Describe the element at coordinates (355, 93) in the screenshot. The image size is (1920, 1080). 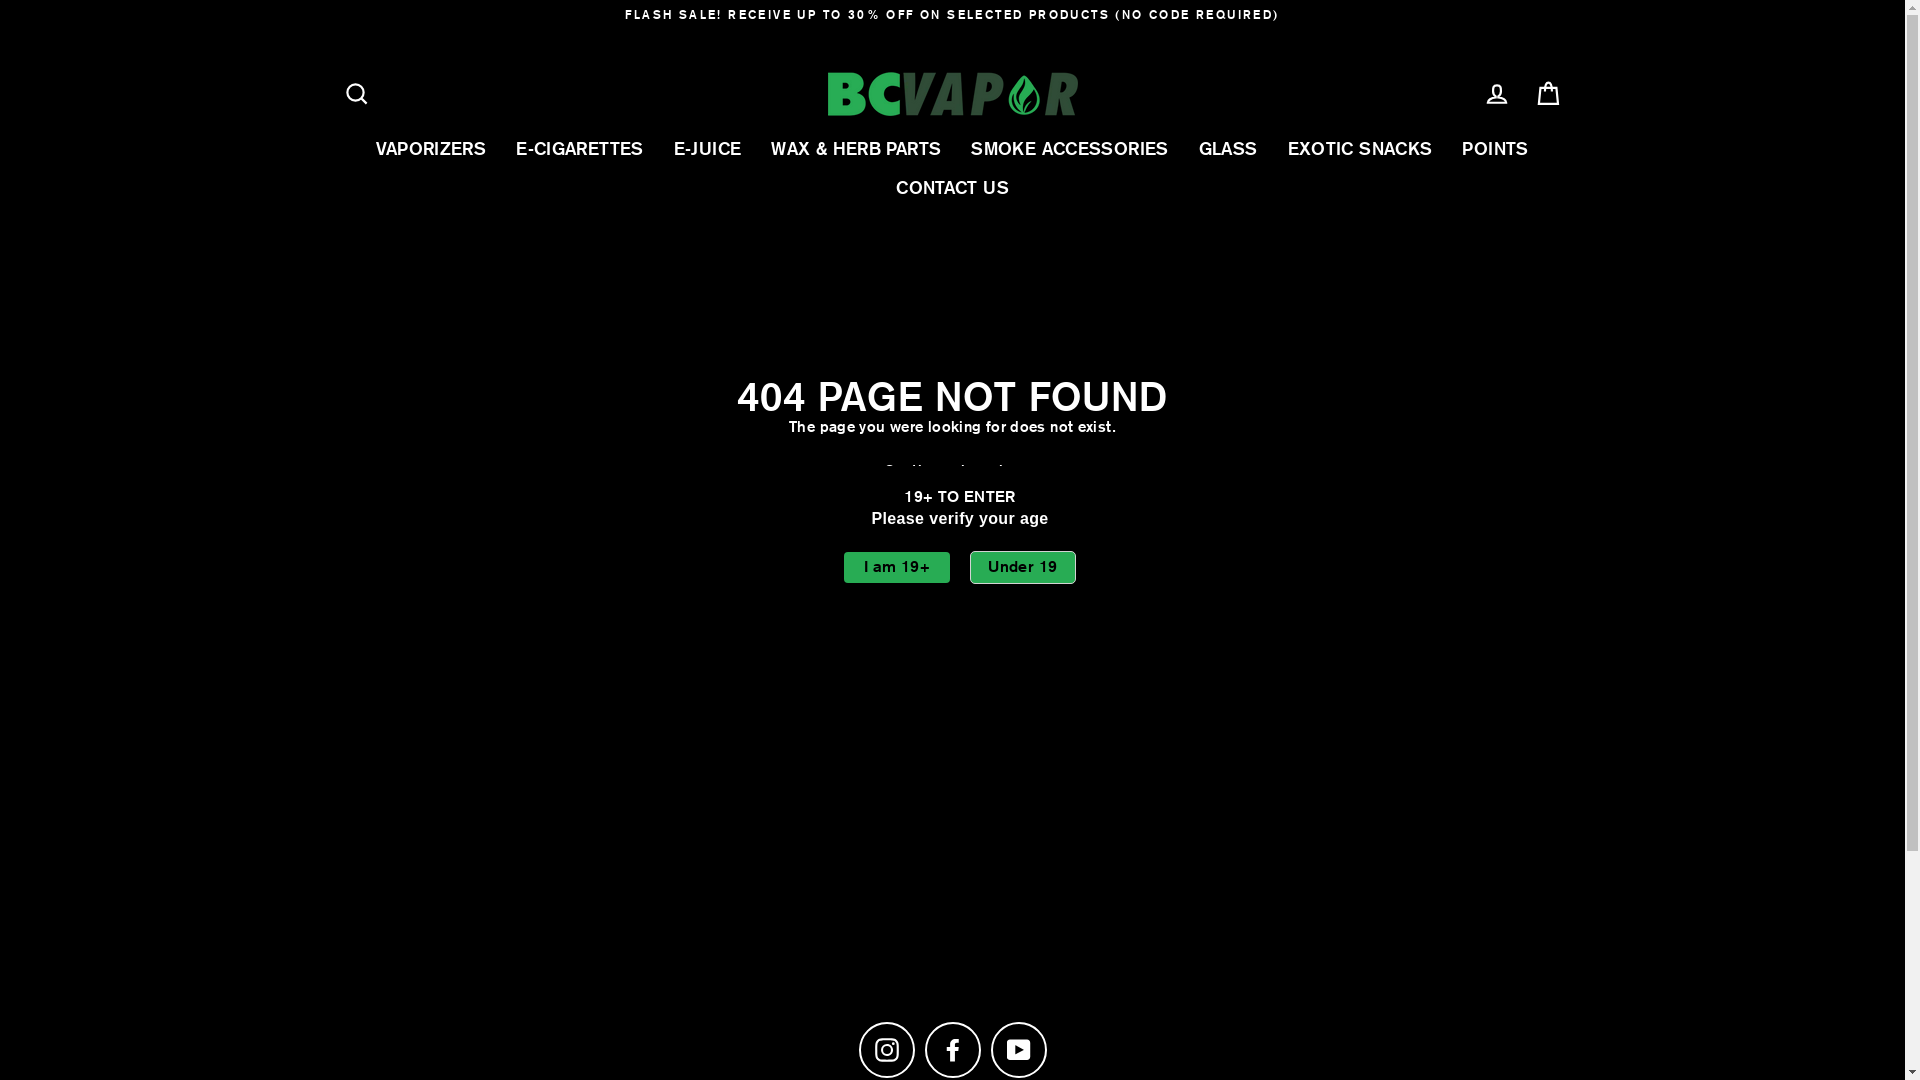
I see `'Search'` at that location.